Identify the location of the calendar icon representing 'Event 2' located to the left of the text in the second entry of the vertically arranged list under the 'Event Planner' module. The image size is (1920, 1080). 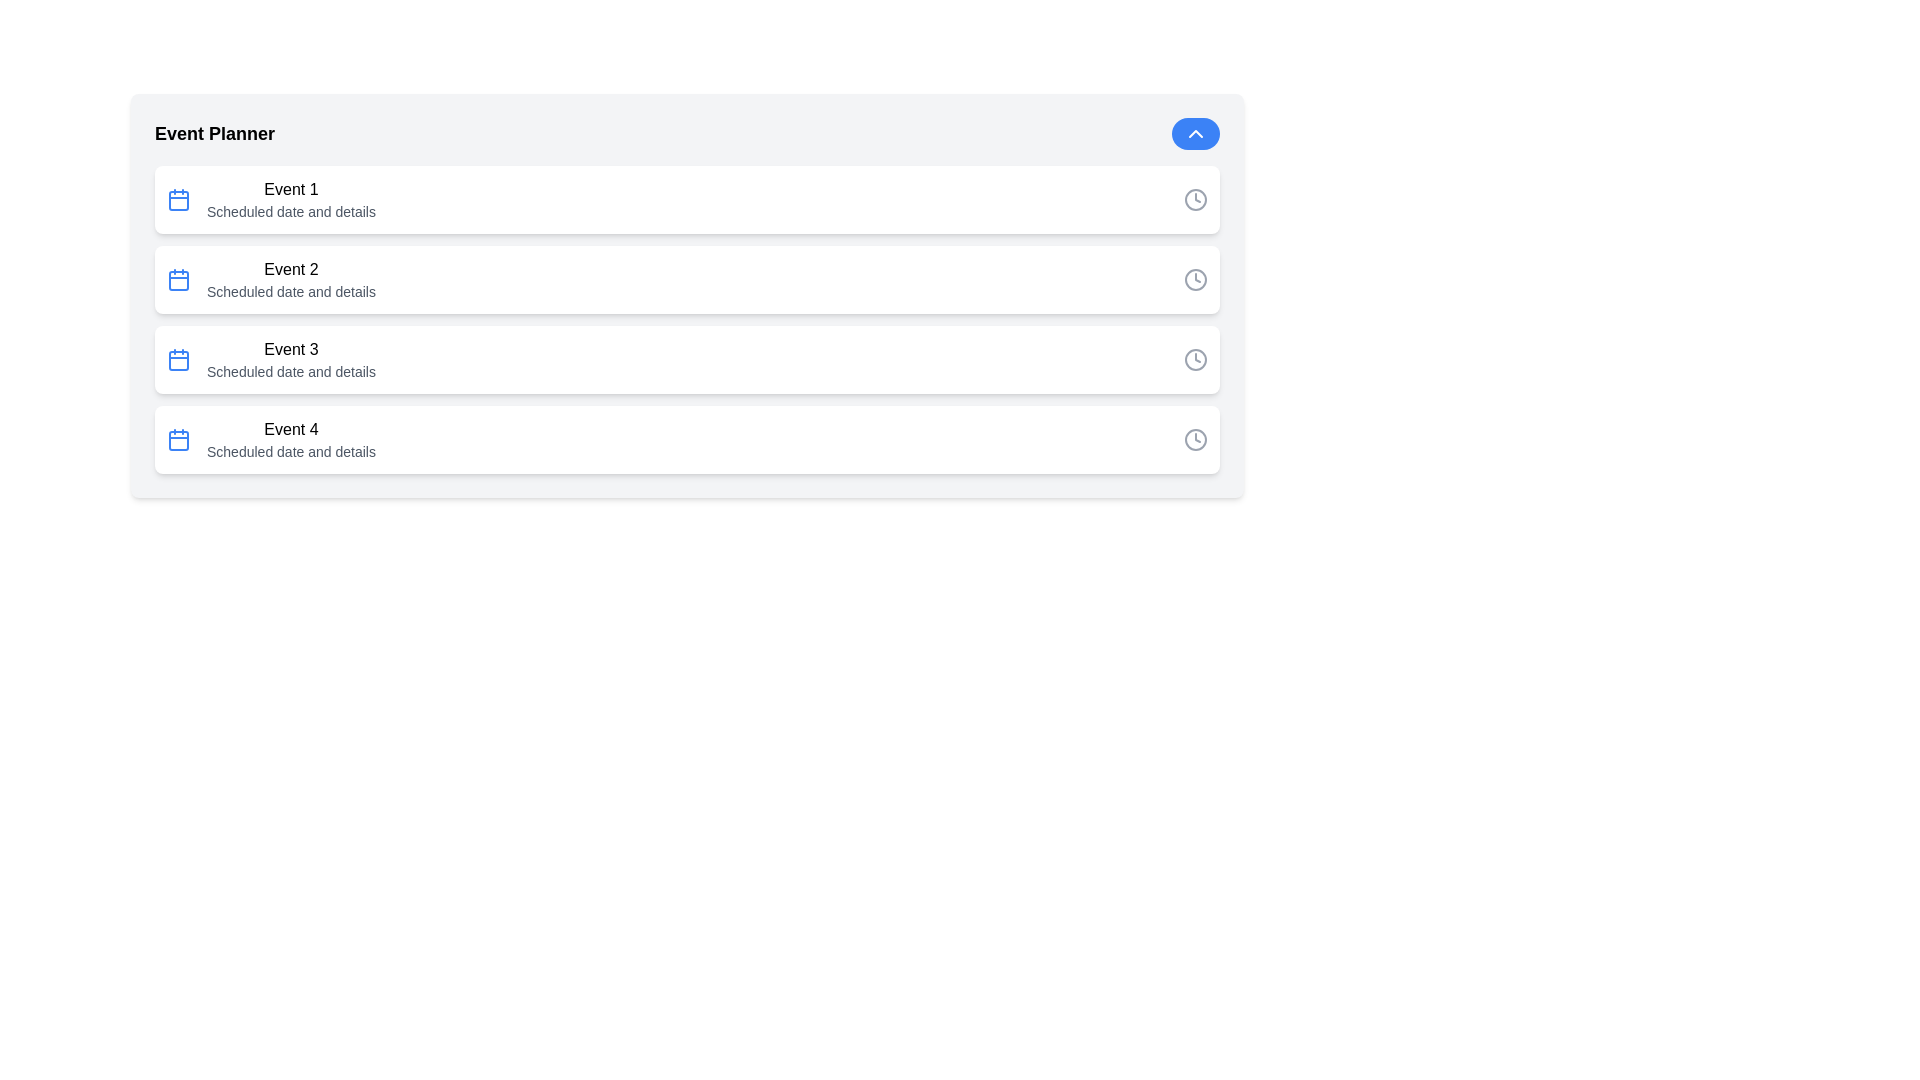
(178, 280).